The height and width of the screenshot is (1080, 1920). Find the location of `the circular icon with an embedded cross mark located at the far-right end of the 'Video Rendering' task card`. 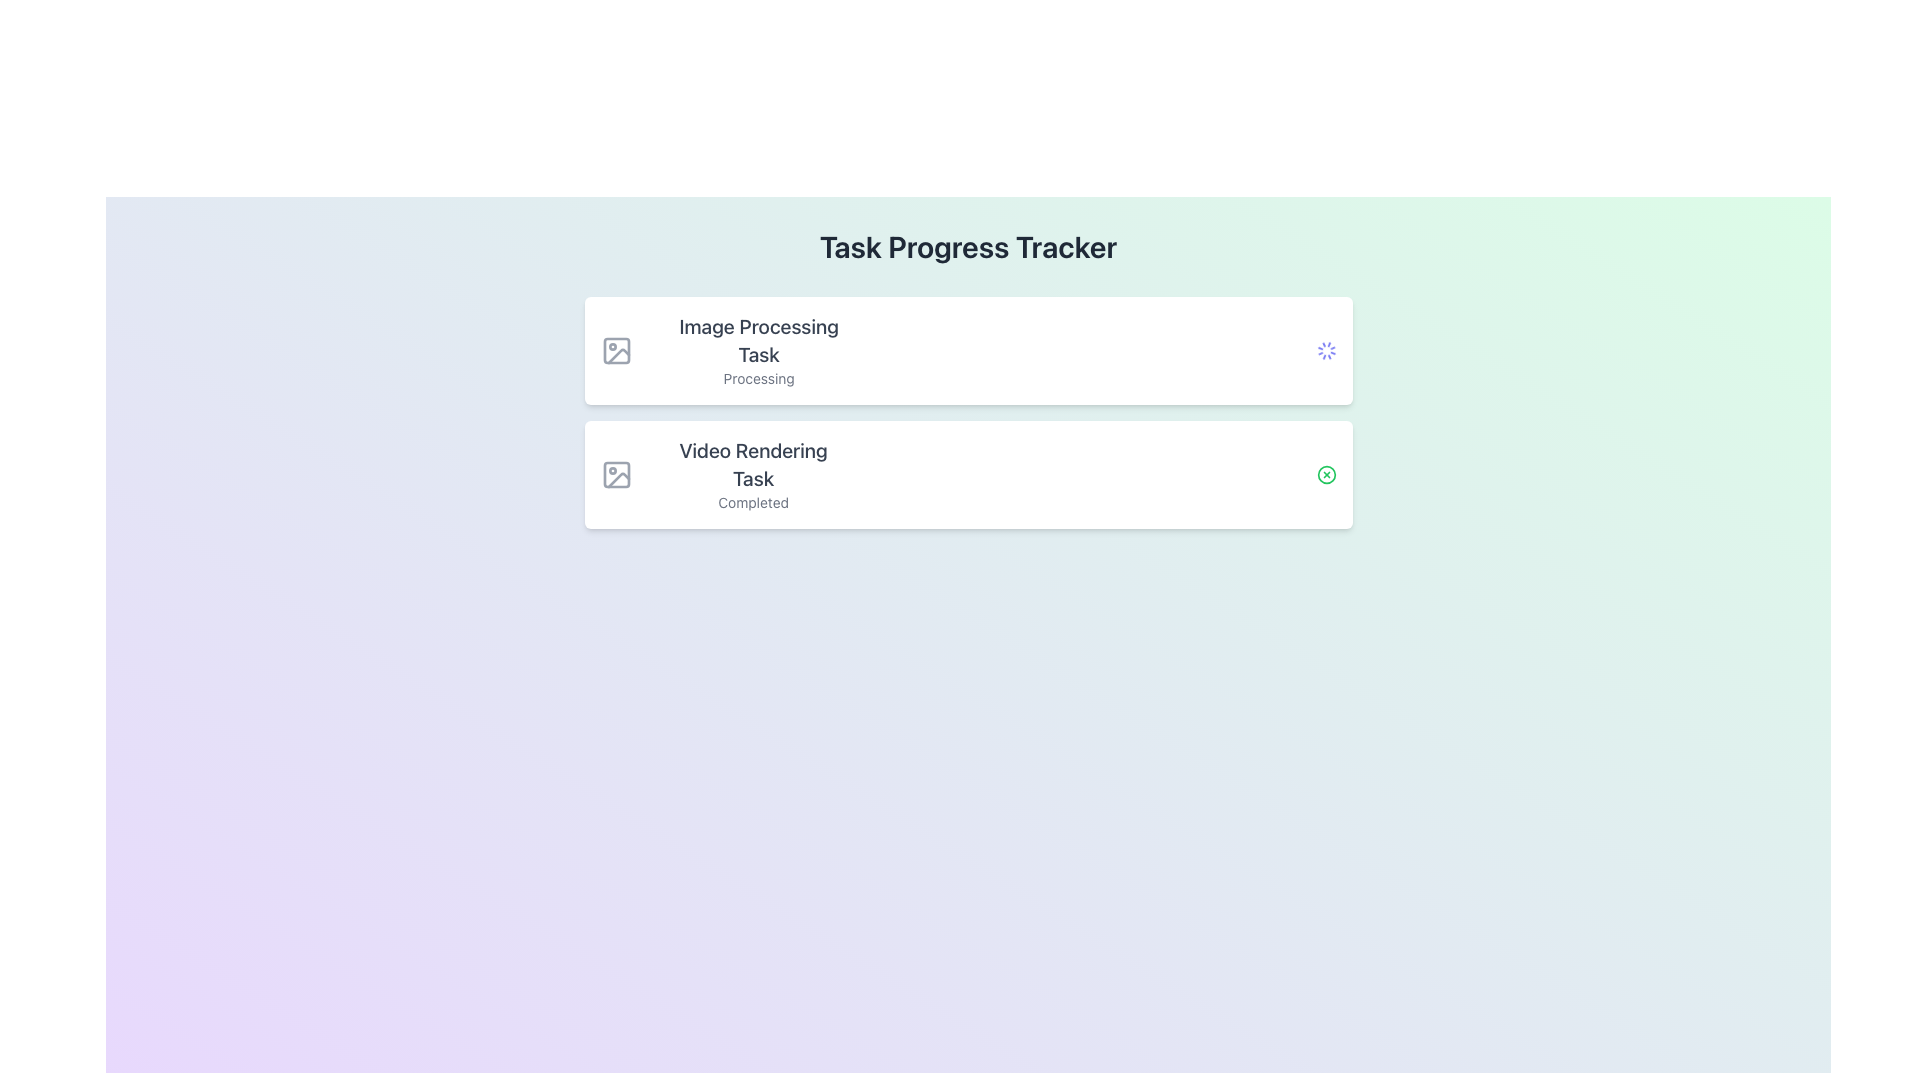

the circular icon with an embedded cross mark located at the far-right end of the 'Video Rendering' task card is located at coordinates (1326, 474).